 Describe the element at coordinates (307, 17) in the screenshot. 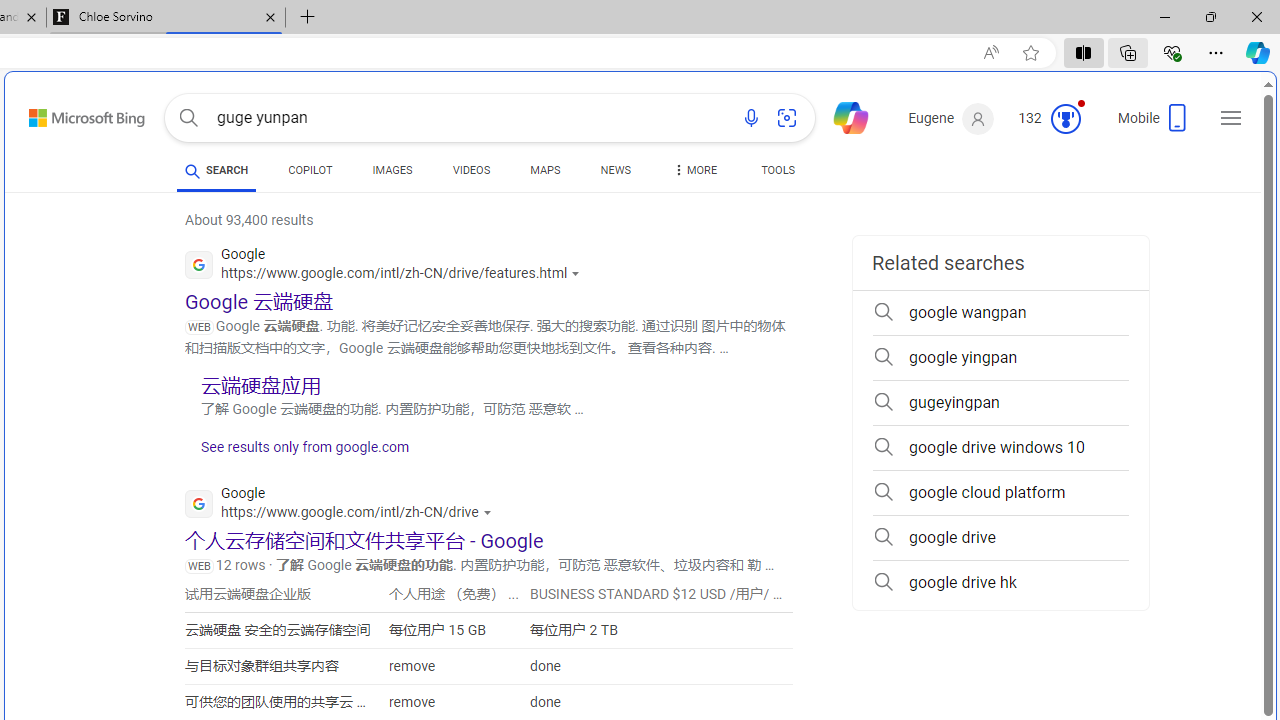

I see `'New Tab'` at that location.